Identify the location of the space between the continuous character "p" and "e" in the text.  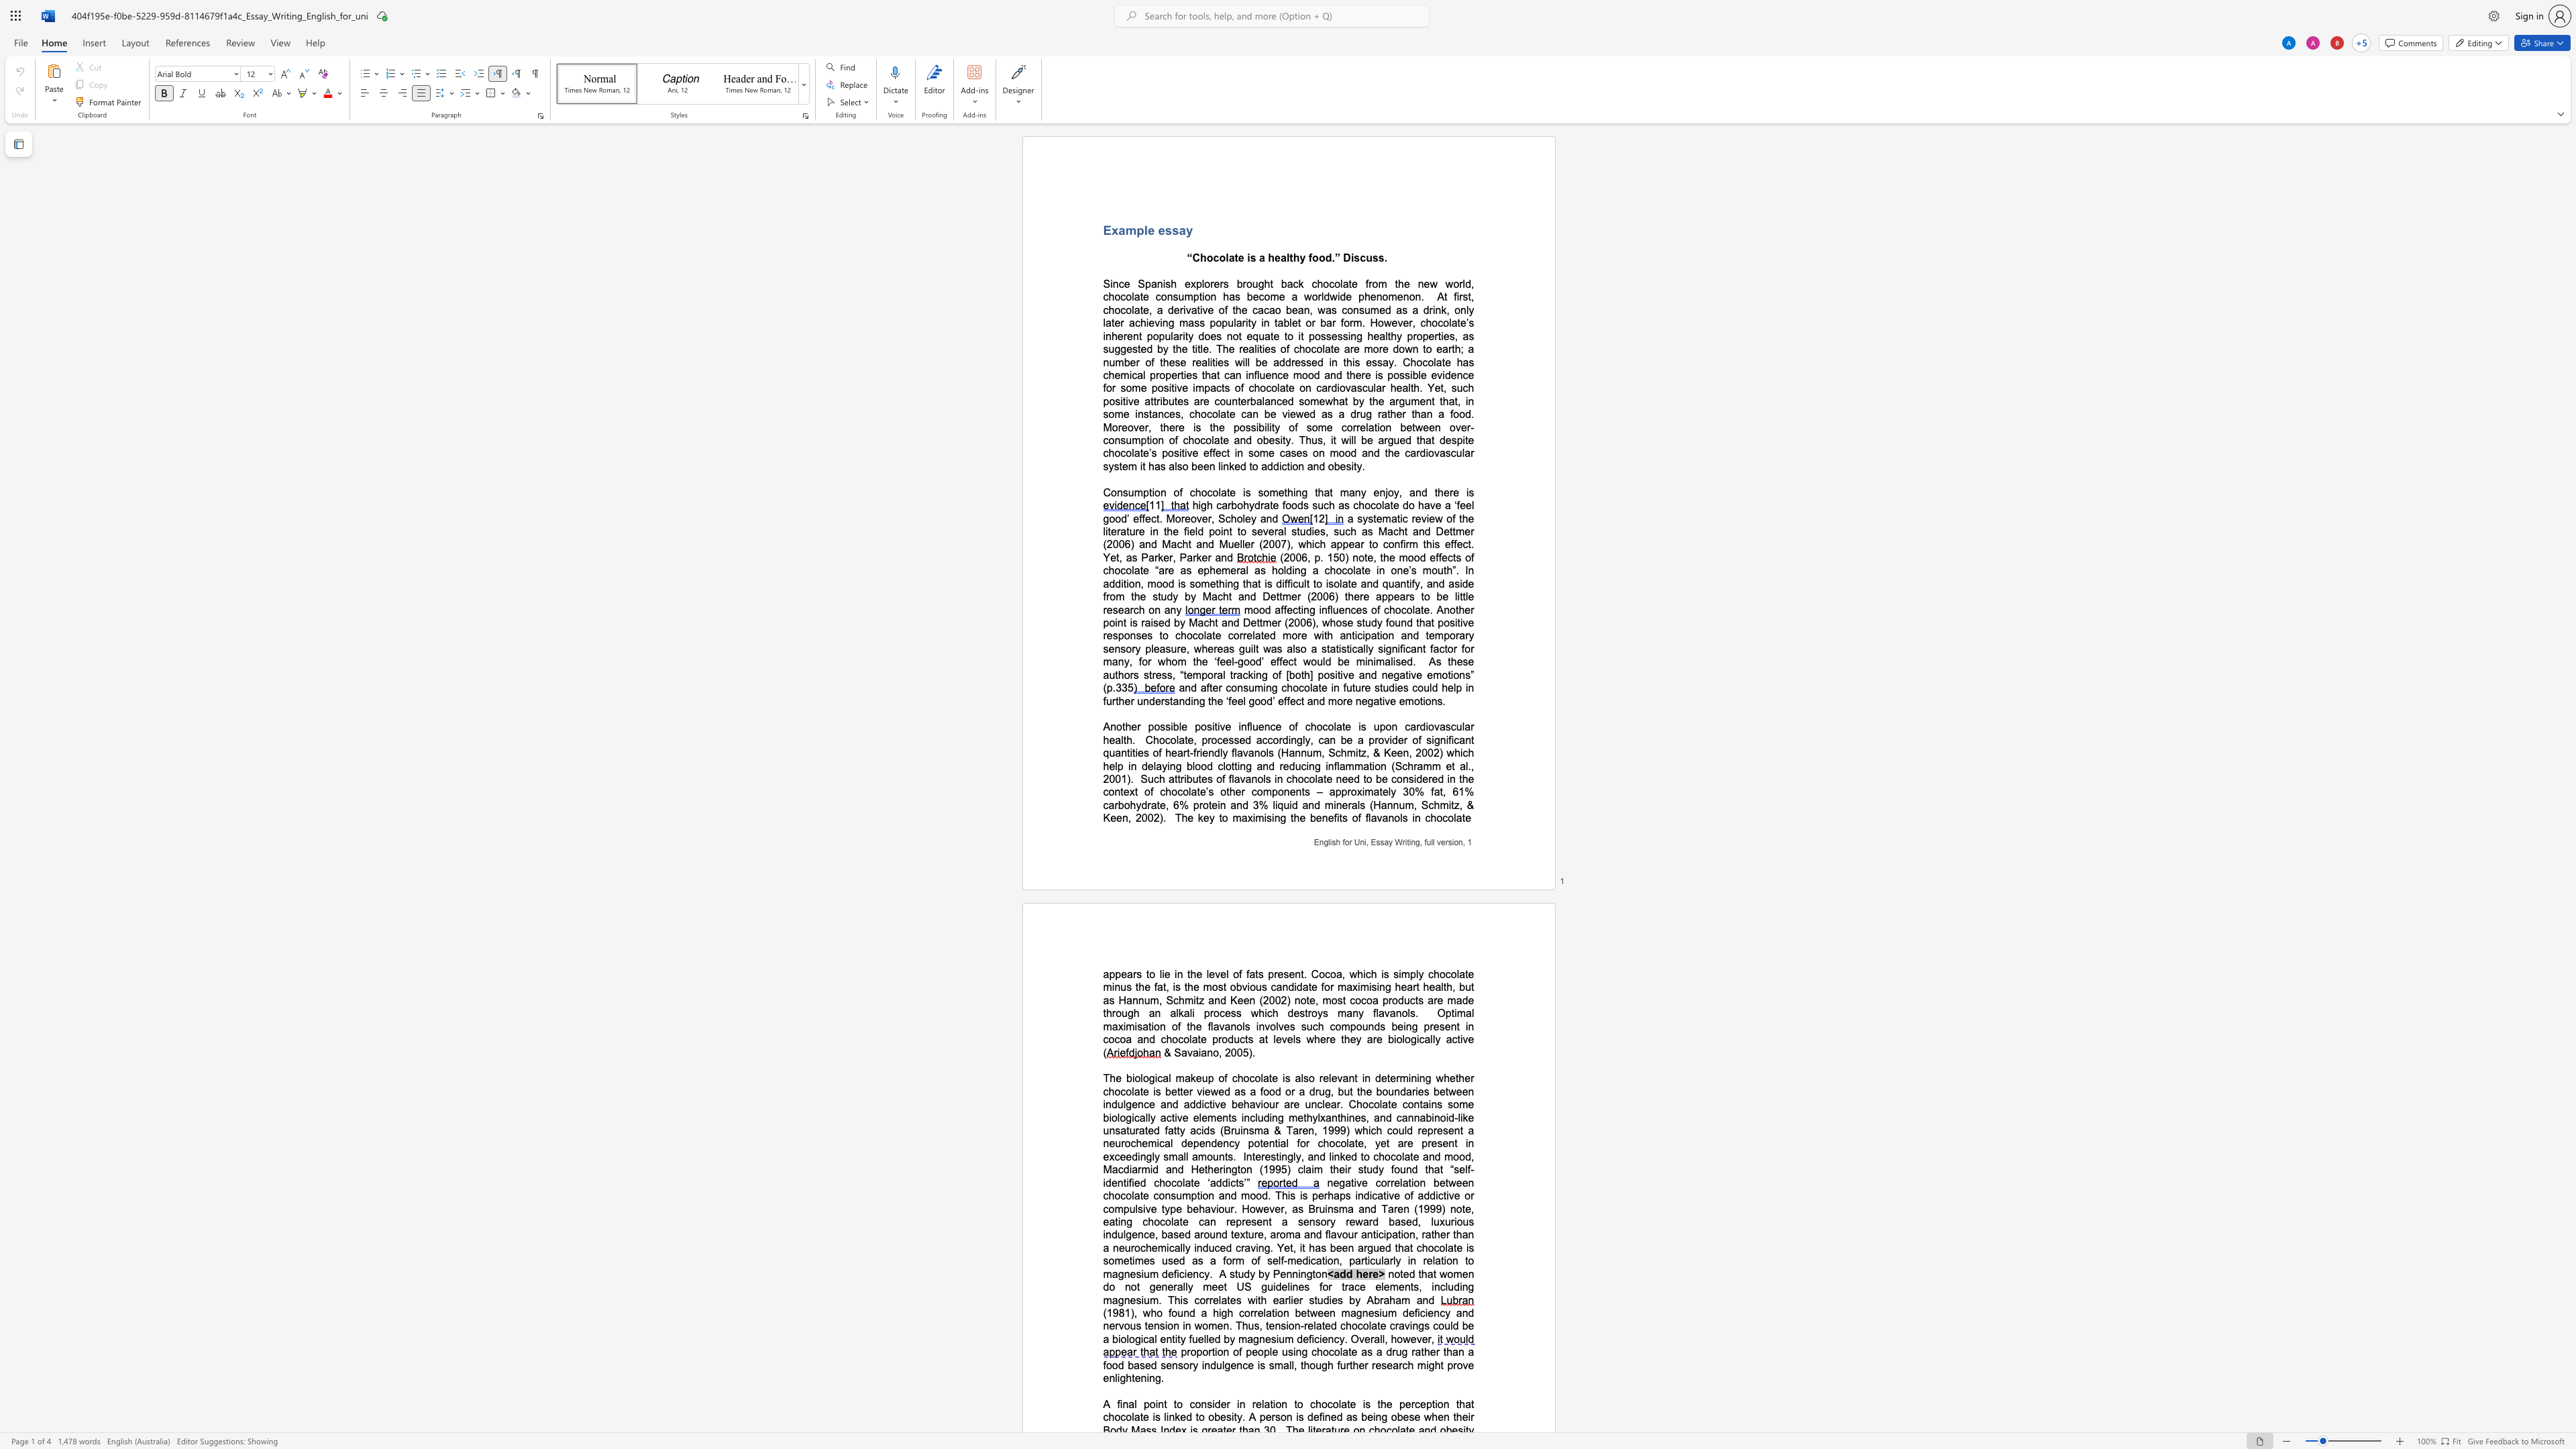
(1404, 1403).